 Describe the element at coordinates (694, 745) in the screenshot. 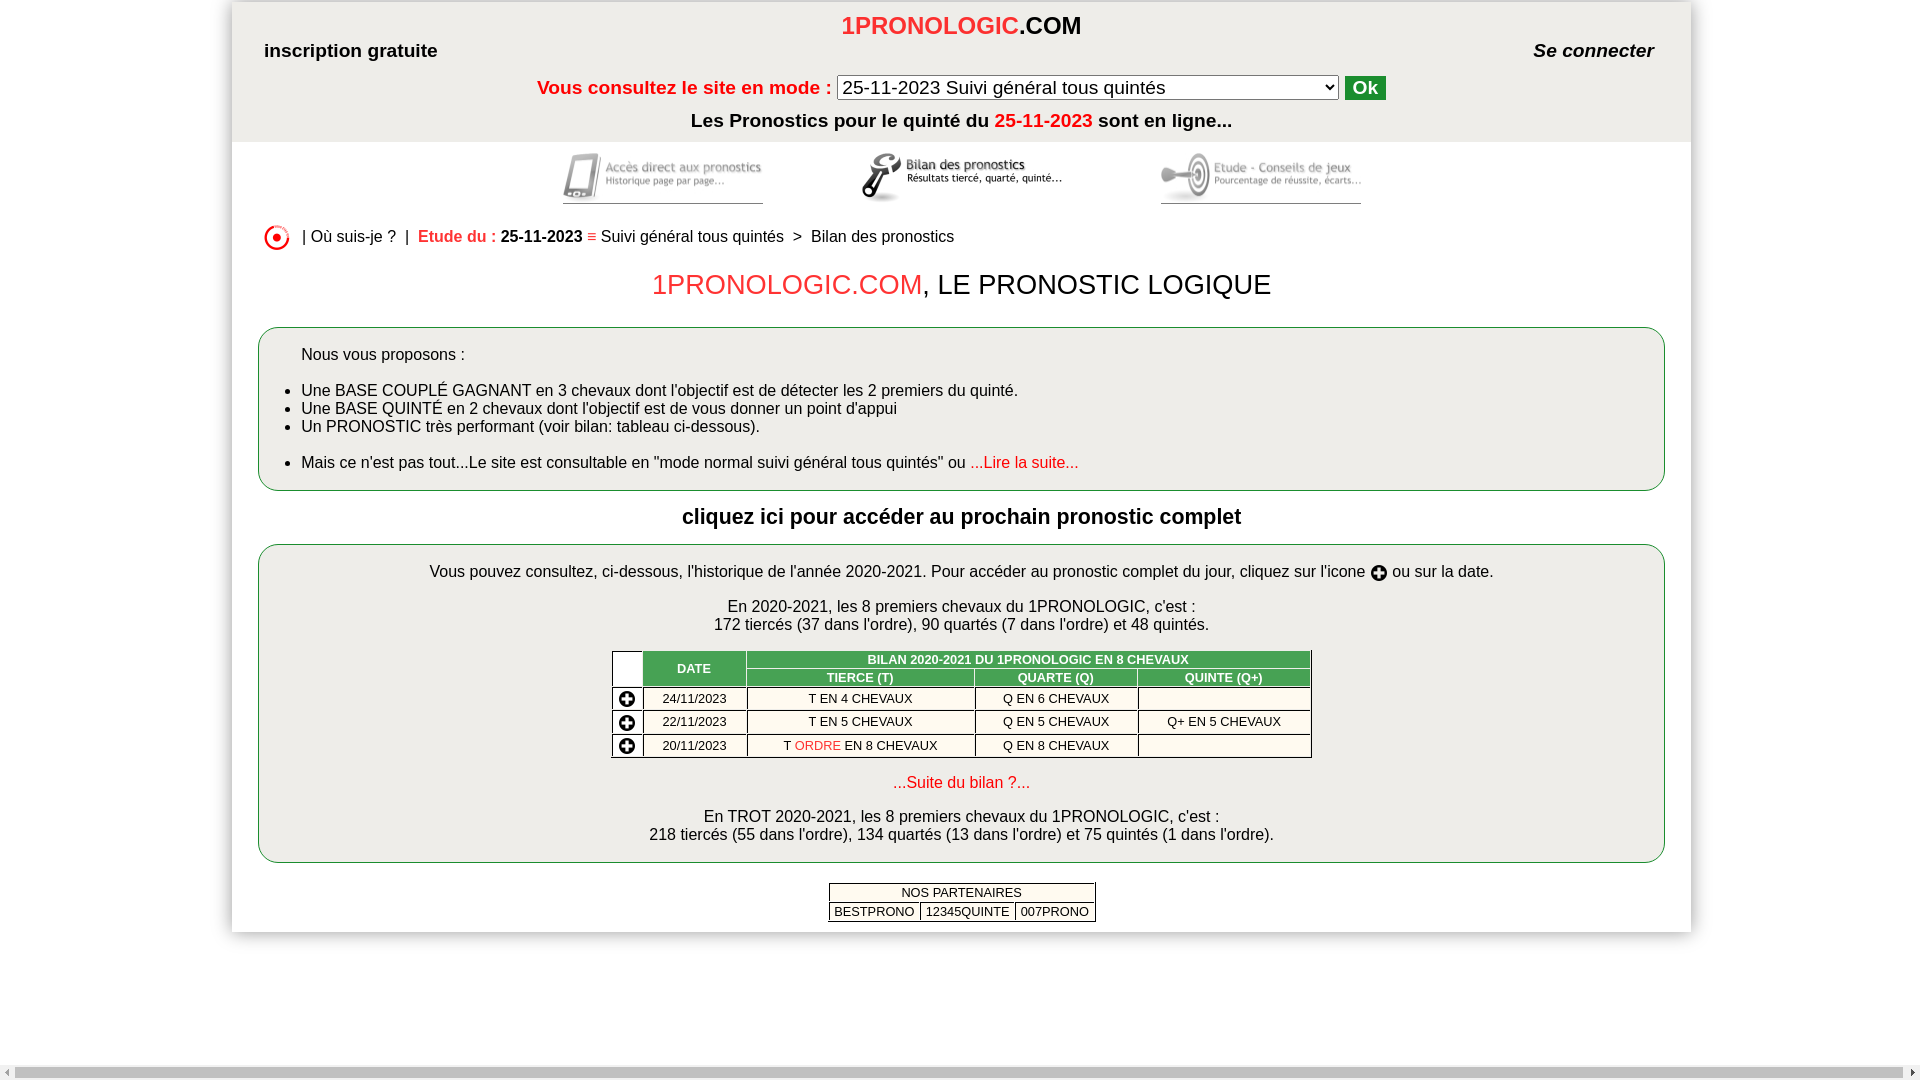

I see `' 20/11/2023 '` at that location.